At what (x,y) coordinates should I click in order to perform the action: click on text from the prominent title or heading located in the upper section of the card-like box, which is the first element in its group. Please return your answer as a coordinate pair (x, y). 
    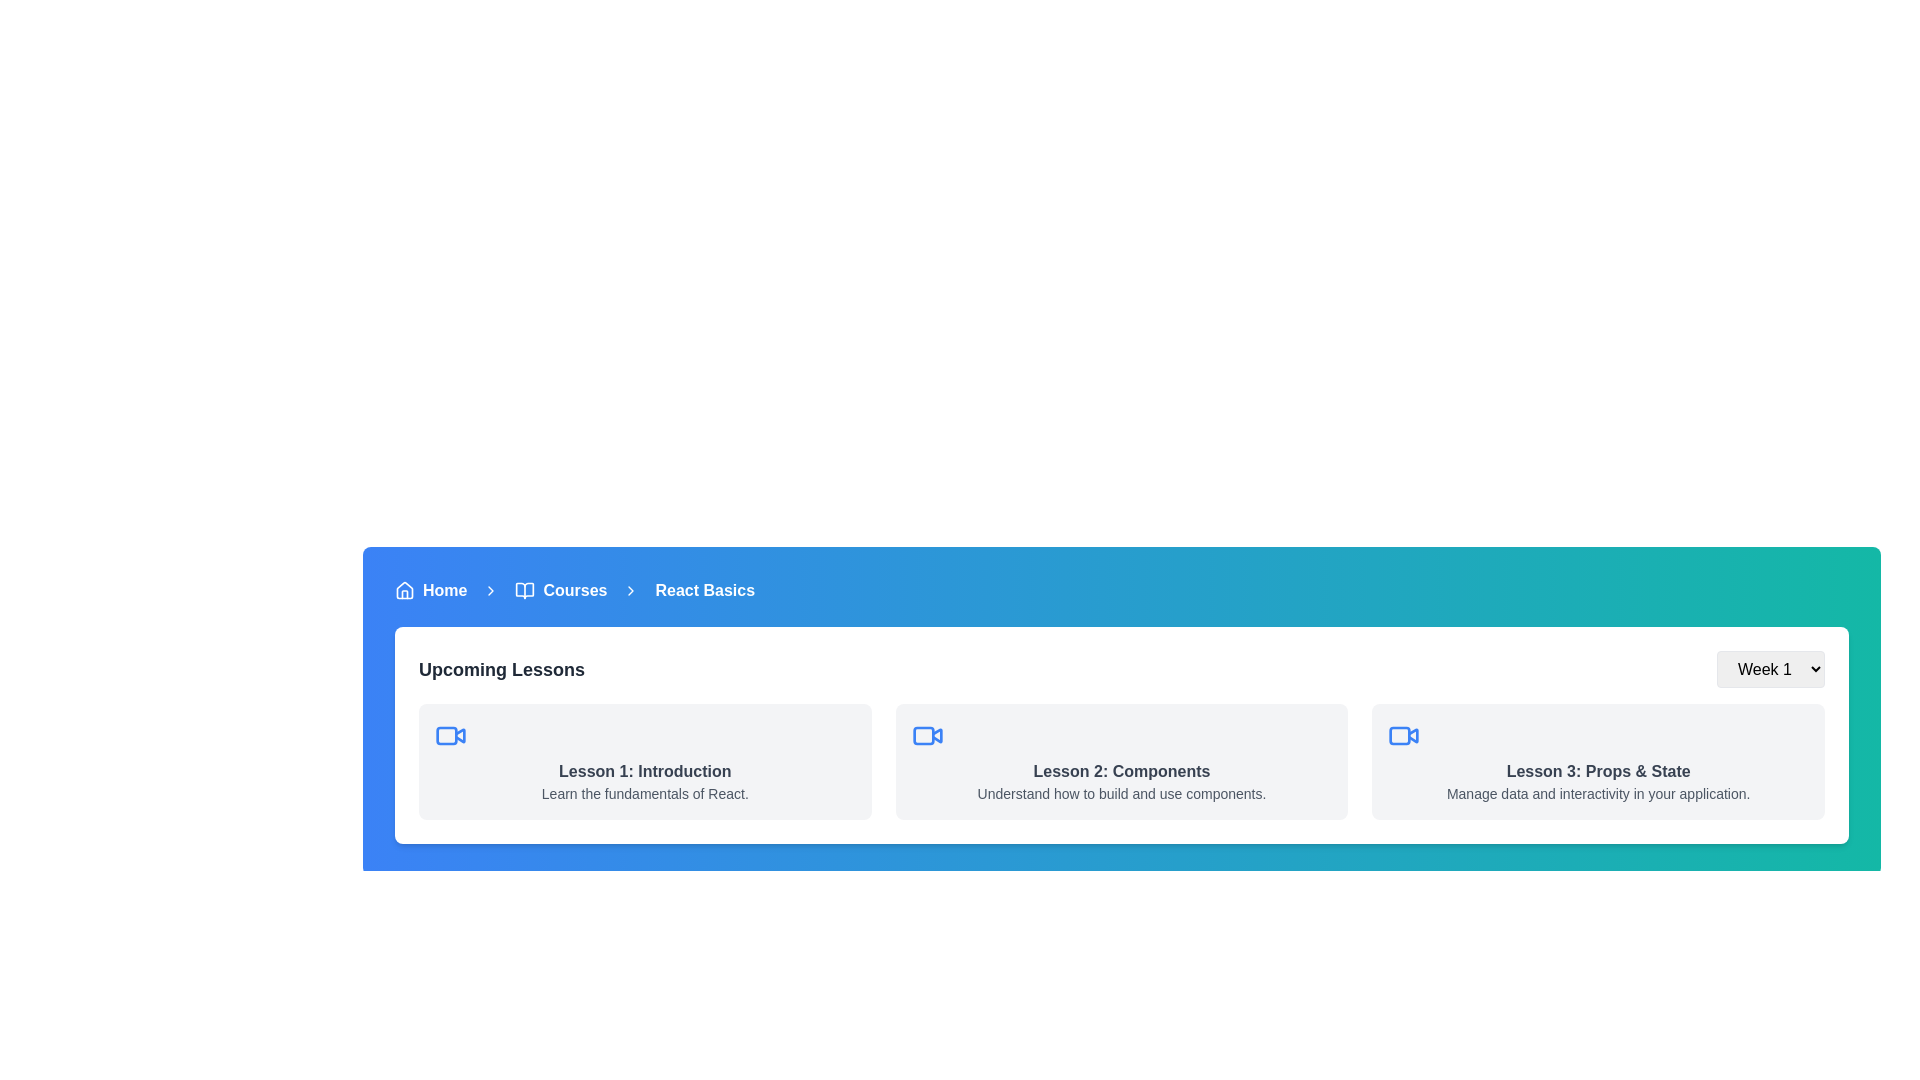
    Looking at the image, I should click on (502, 669).